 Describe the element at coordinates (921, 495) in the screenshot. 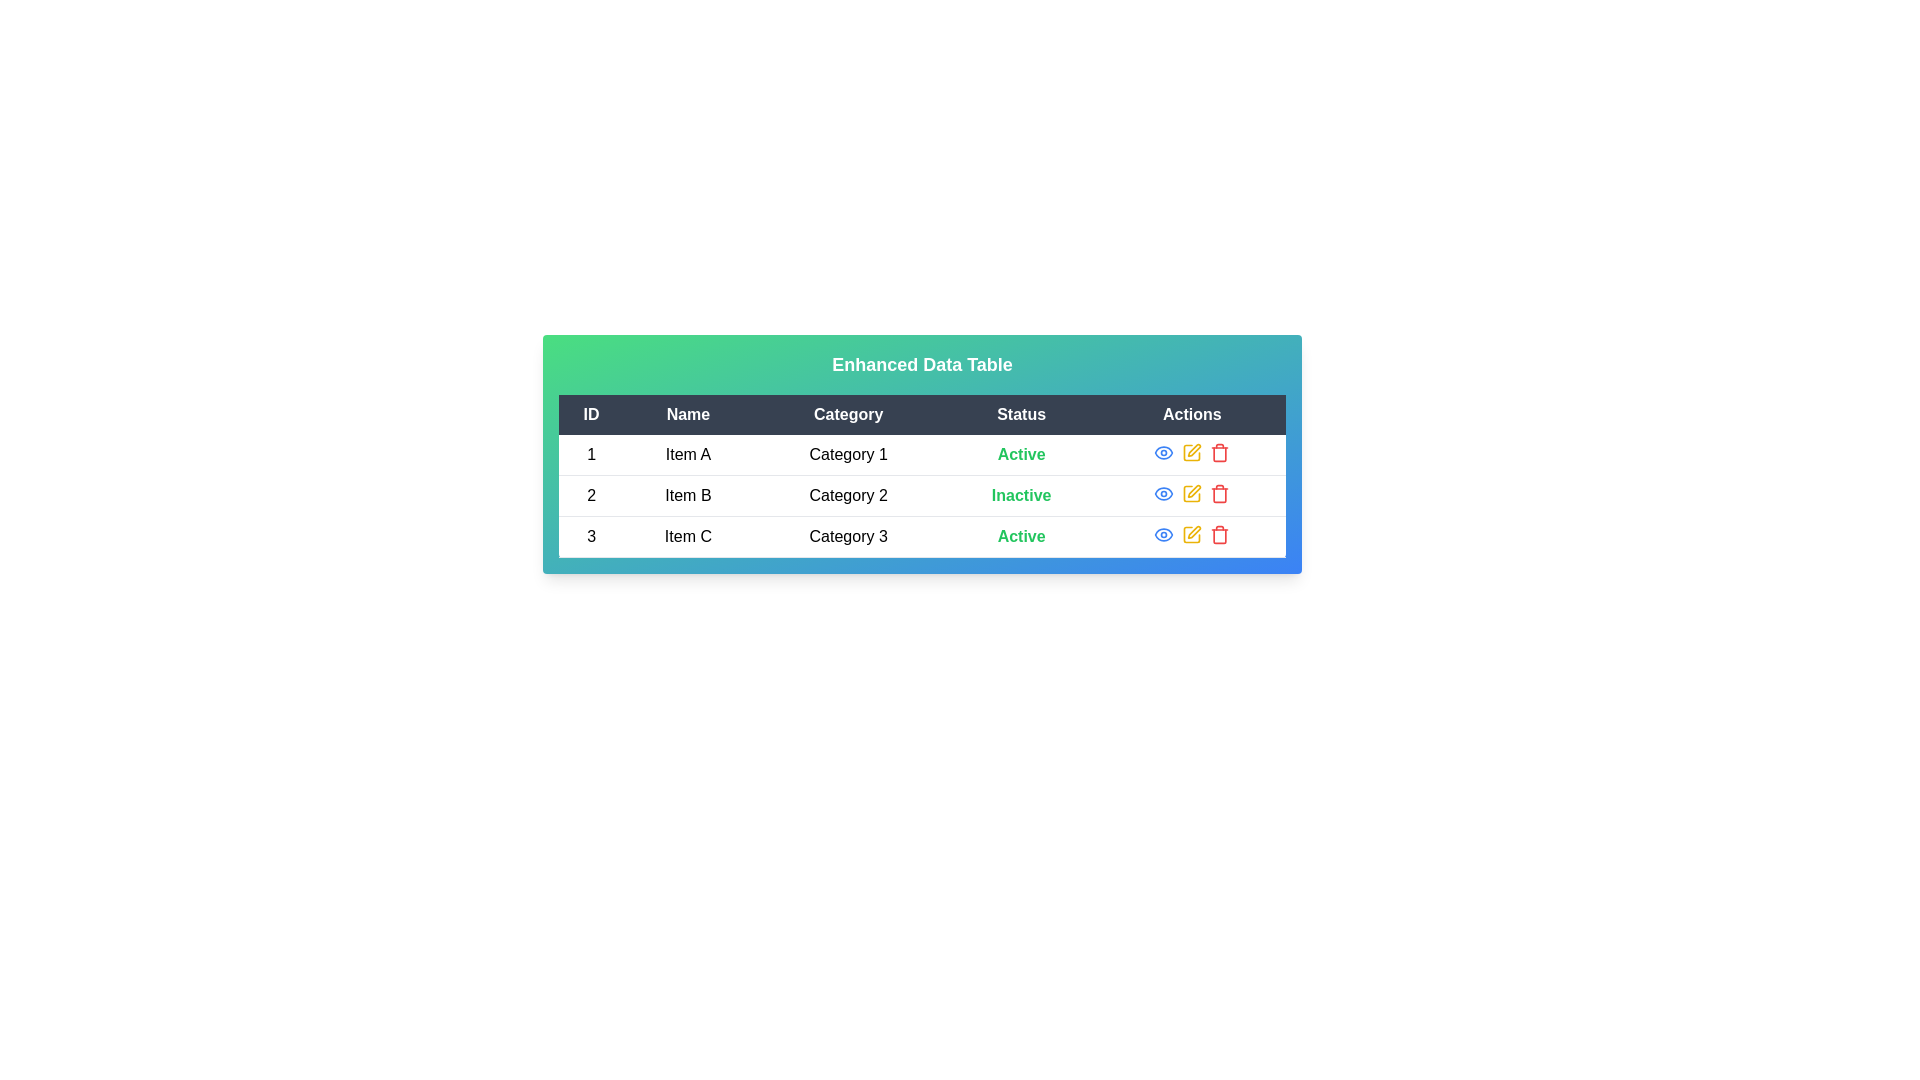

I see `the row corresponding to 2` at that location.